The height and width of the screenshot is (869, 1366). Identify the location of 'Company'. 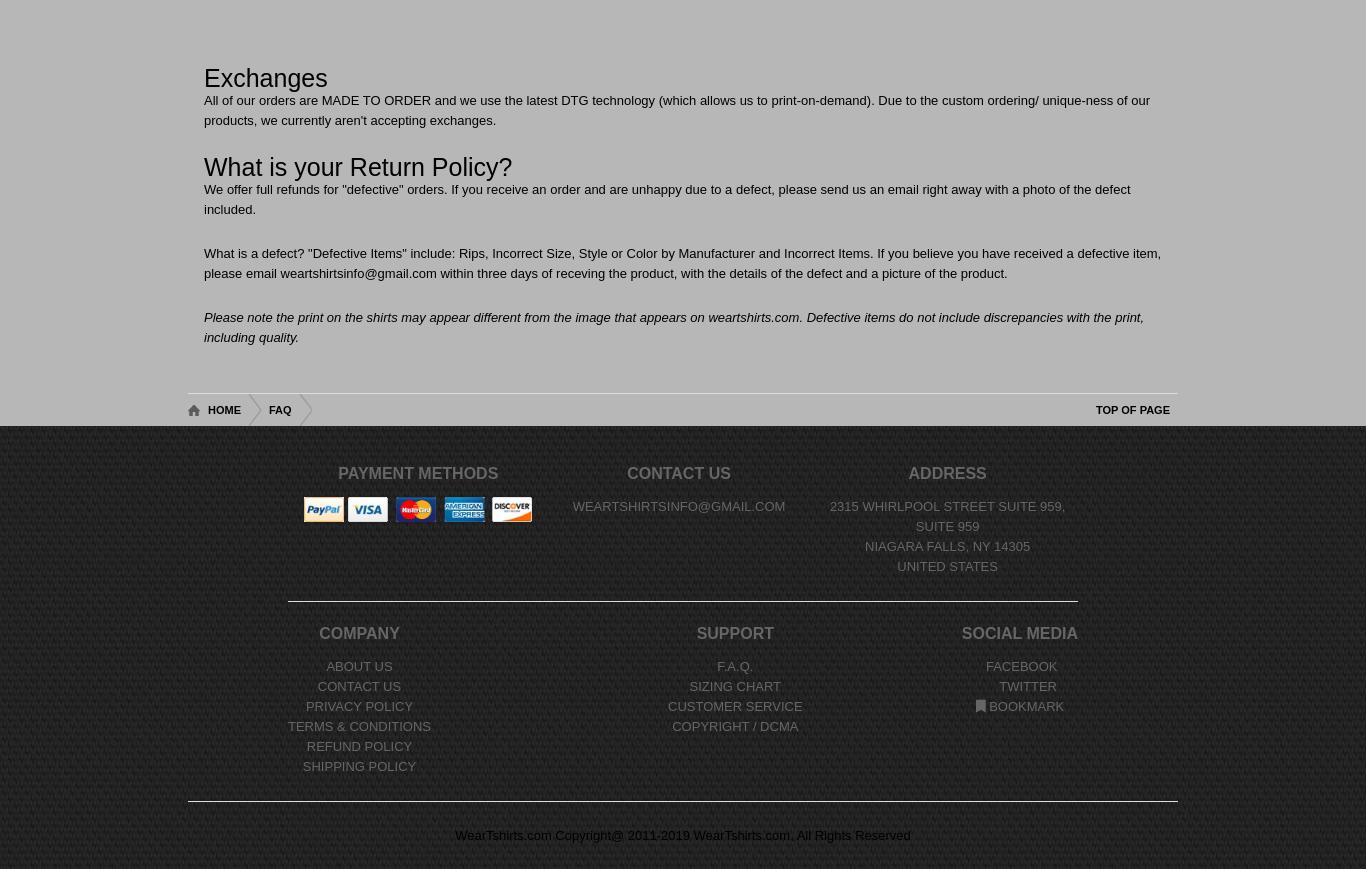
(357, 633).